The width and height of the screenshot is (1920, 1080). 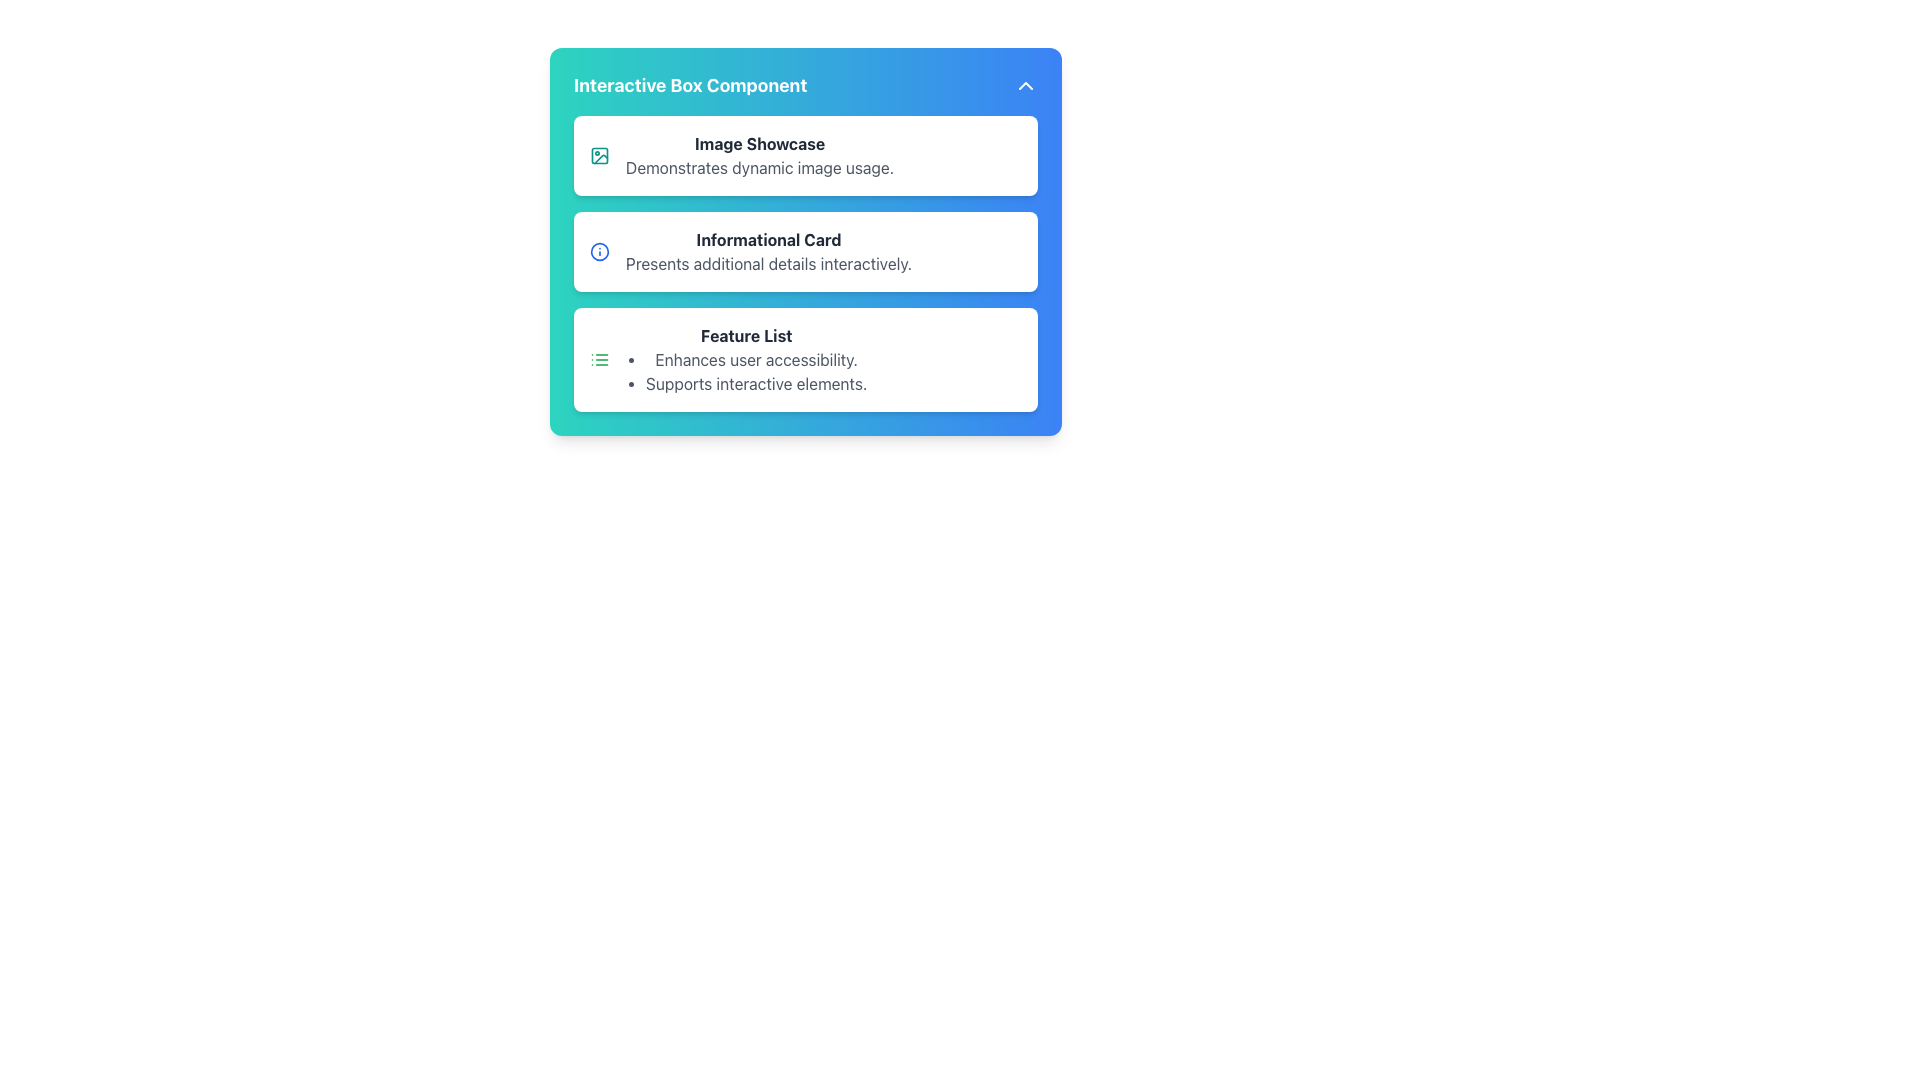 I want to click on the icon representing the list feature located to the left of the text 'Feature List' in the third box of the 'Interactive Box Component' section, so click(x=599, y=358).